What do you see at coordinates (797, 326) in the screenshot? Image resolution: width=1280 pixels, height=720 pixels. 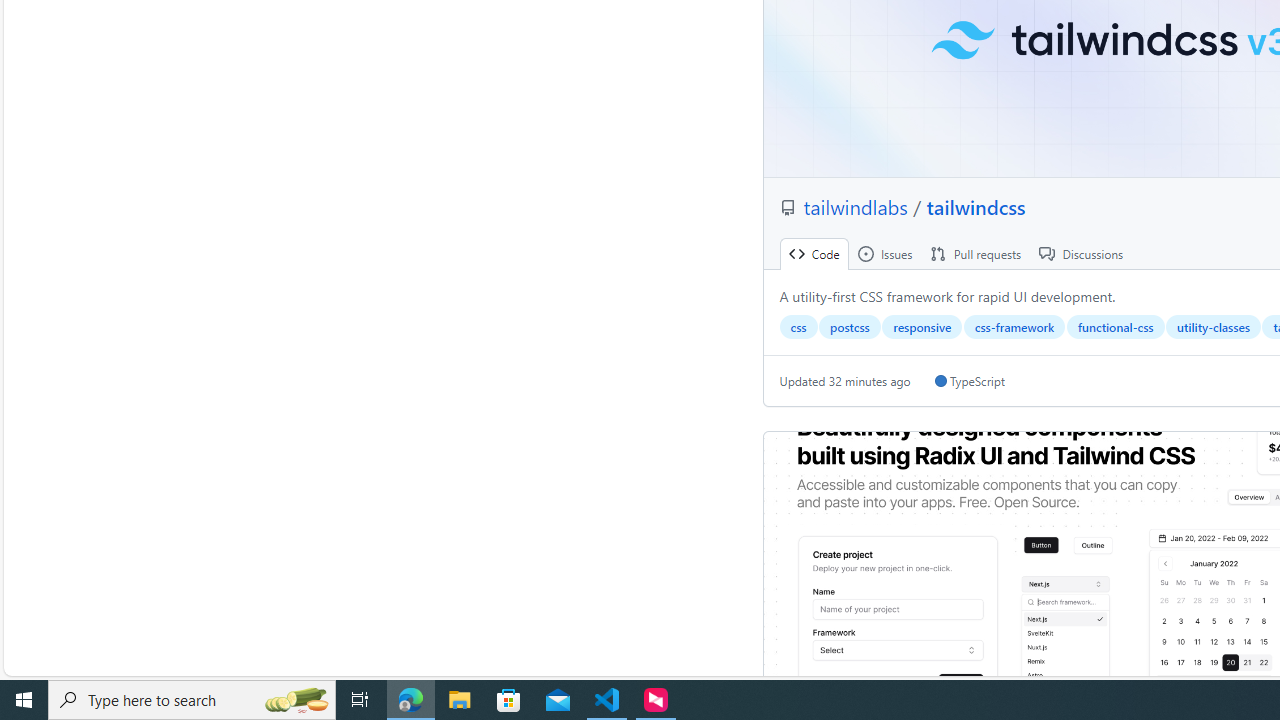 I see `'css'` at bounding box center [797, 326].